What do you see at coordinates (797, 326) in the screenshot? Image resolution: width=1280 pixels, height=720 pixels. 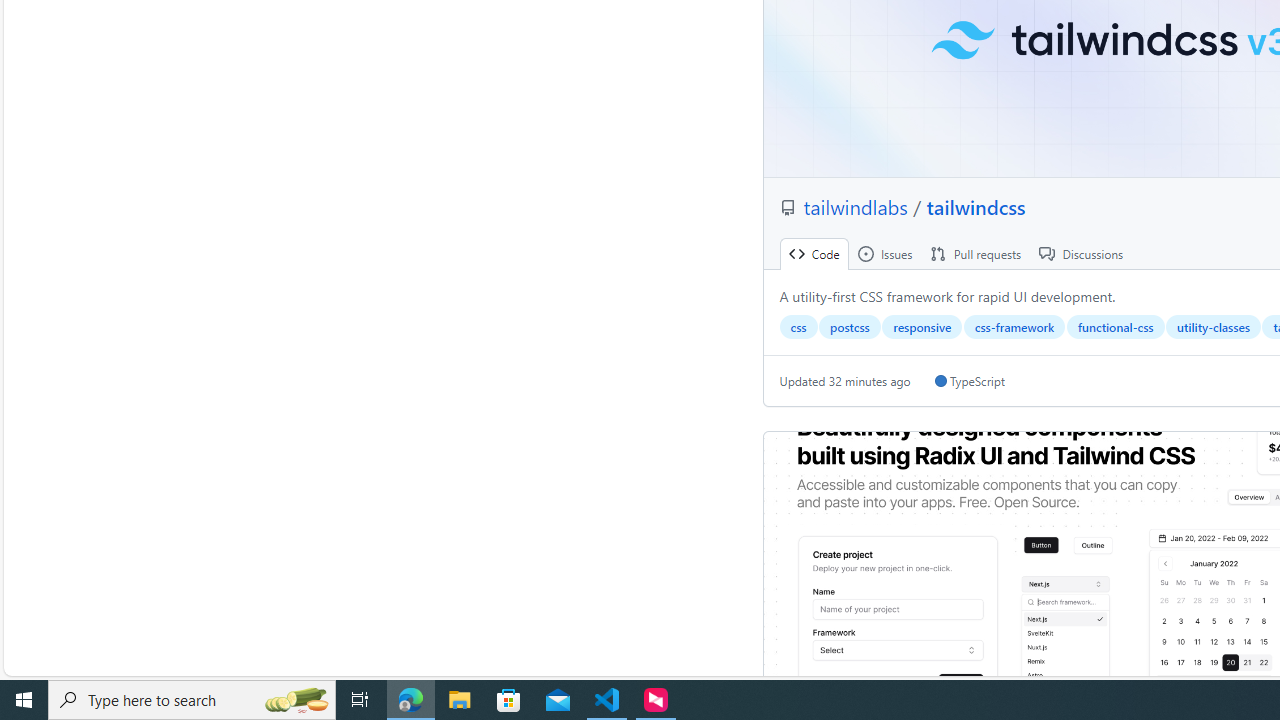 I see `'css'` at bounding box center [797, 326].